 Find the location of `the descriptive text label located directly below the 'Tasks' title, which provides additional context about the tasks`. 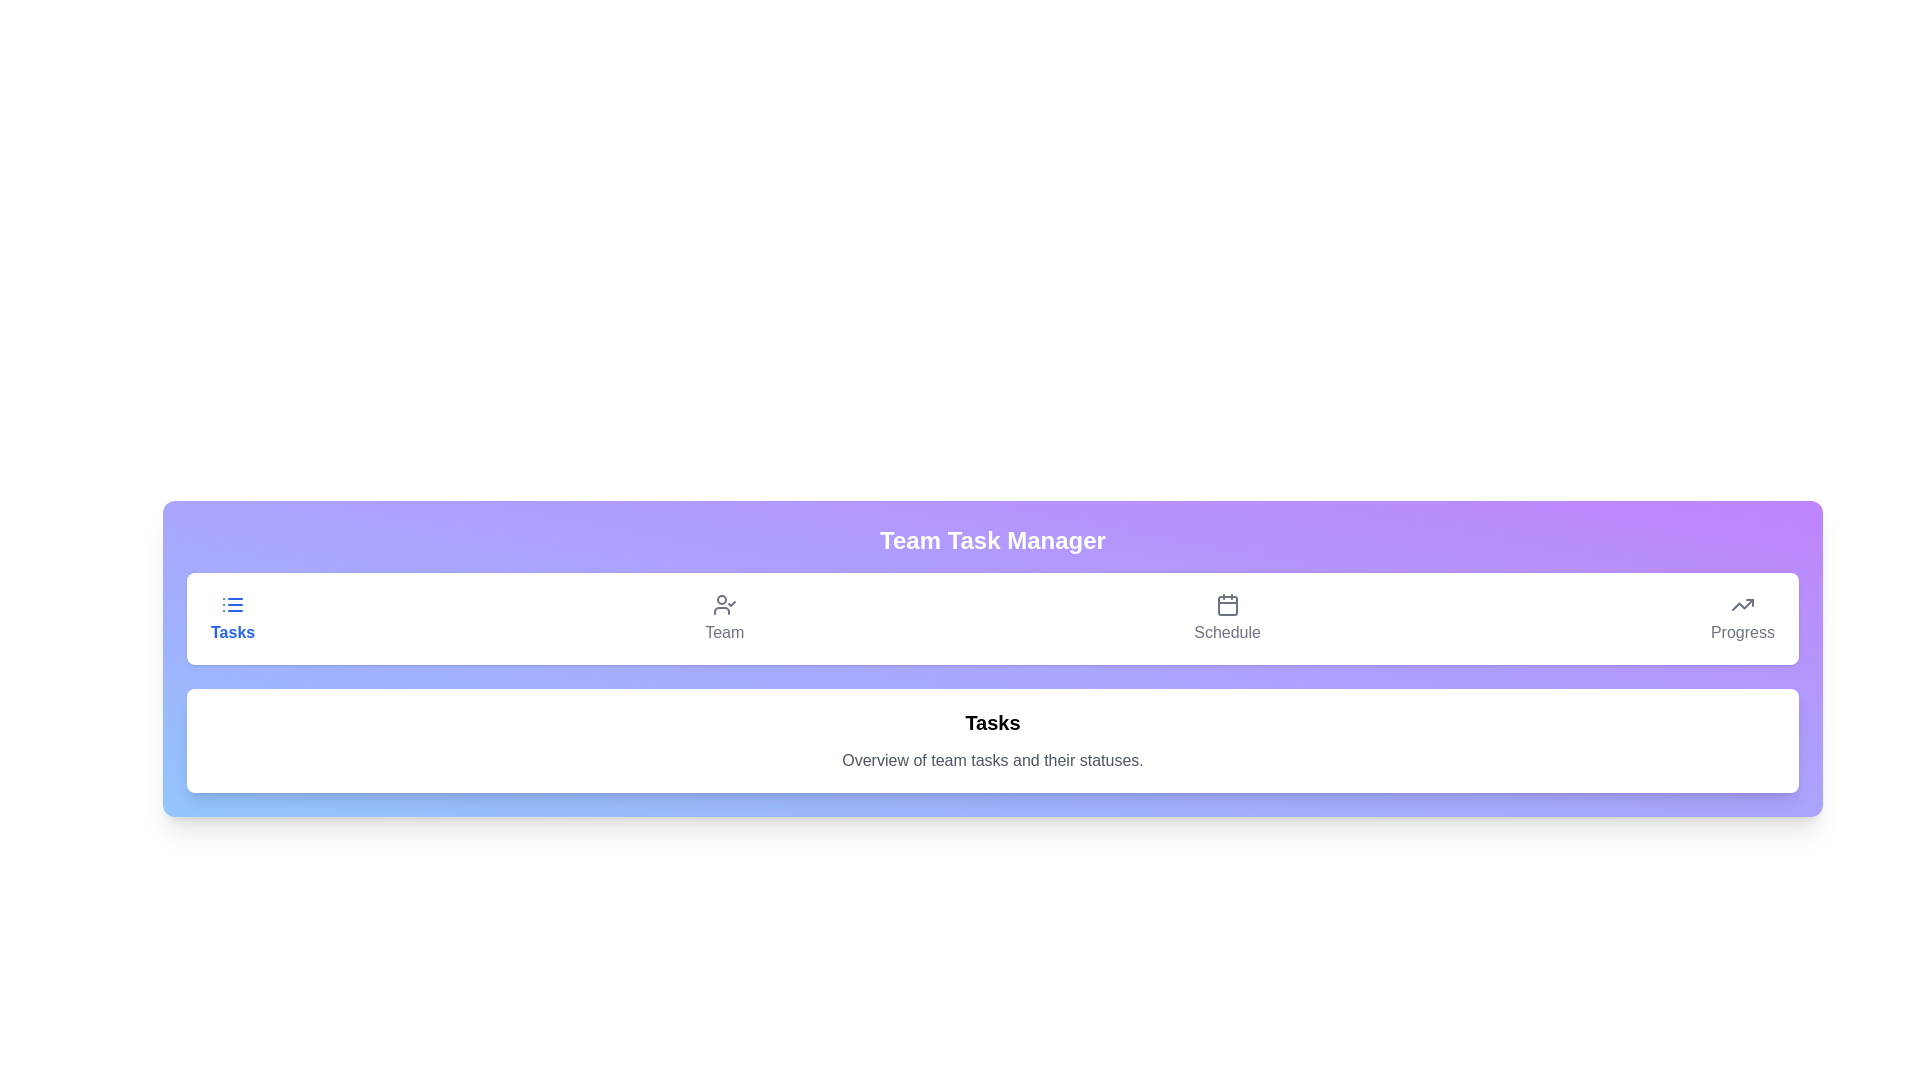

the descriptive text label located directly below the 'Tasks' title, which provides additional context about the tasks is located at coordinates (993, 760).